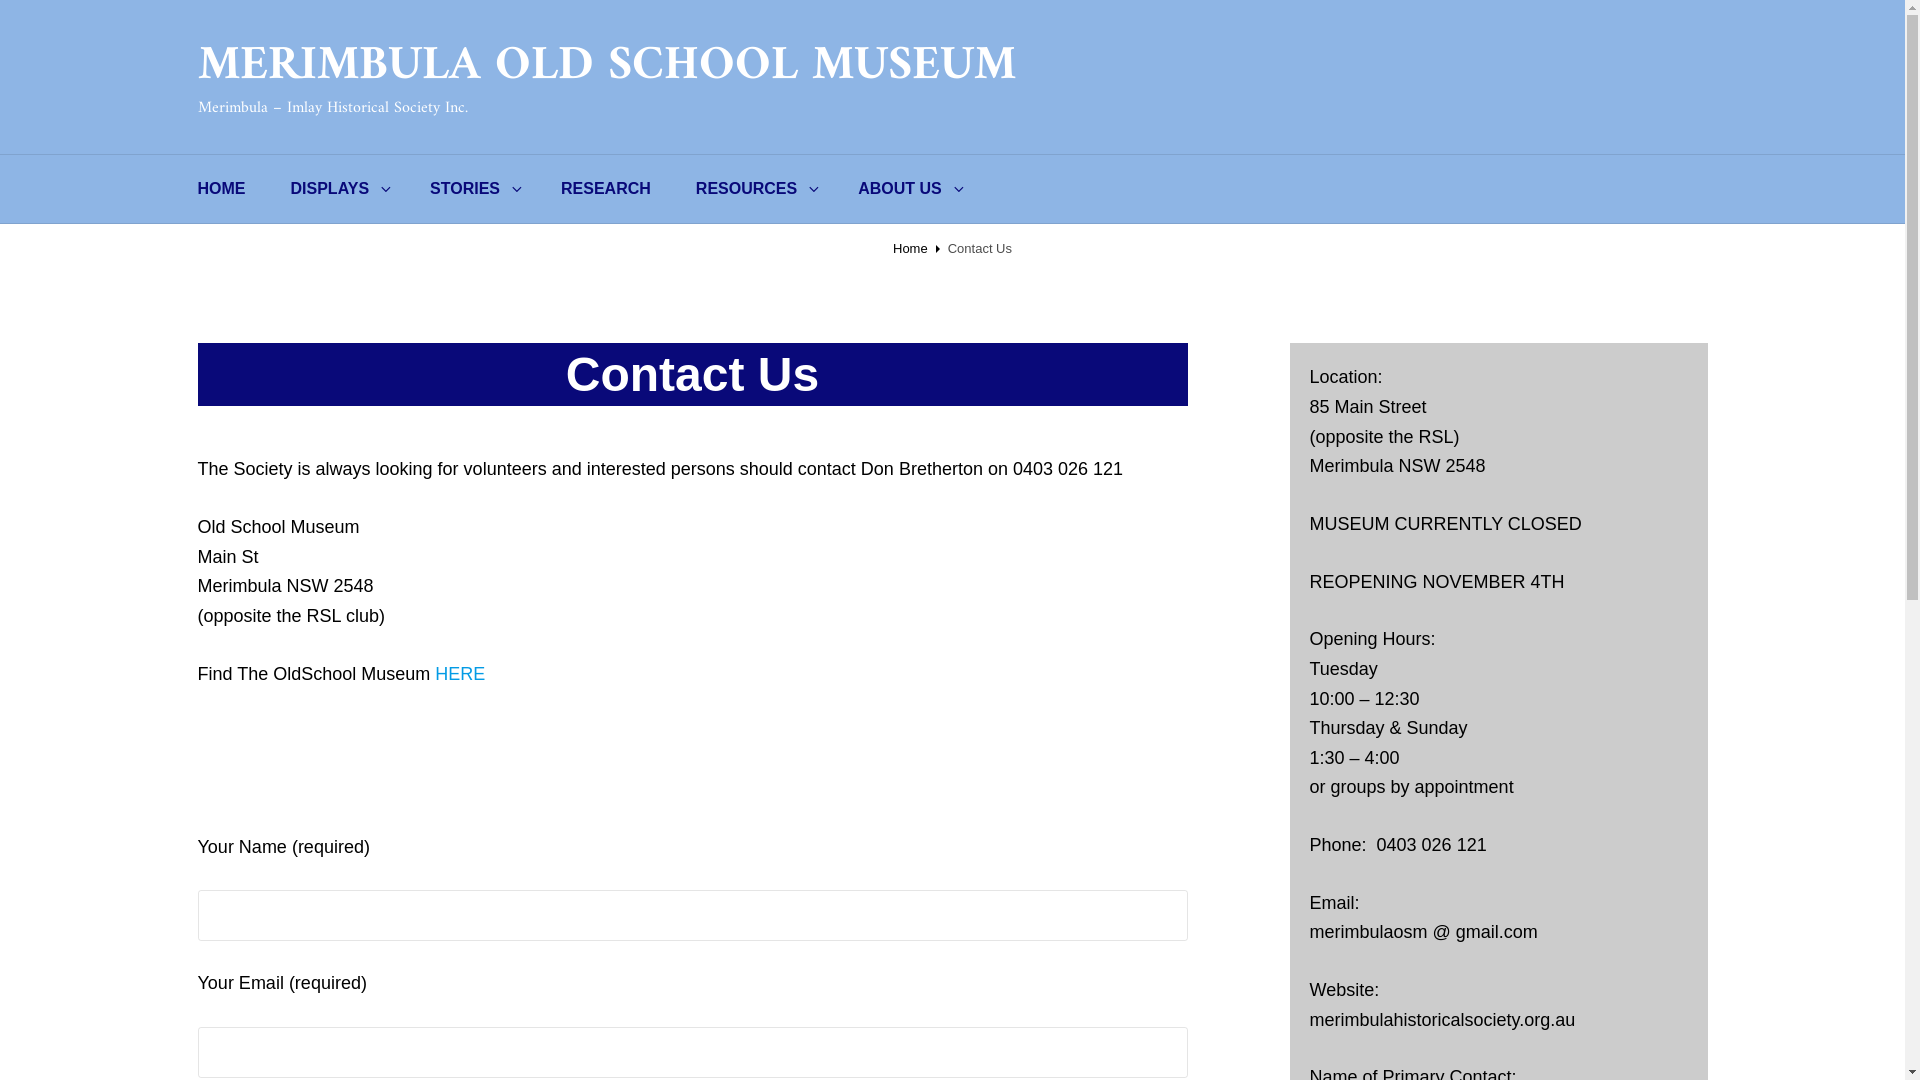  Describe the element at coordinates (221, 189) in the screenshot. I see `'HOME'` at that location.